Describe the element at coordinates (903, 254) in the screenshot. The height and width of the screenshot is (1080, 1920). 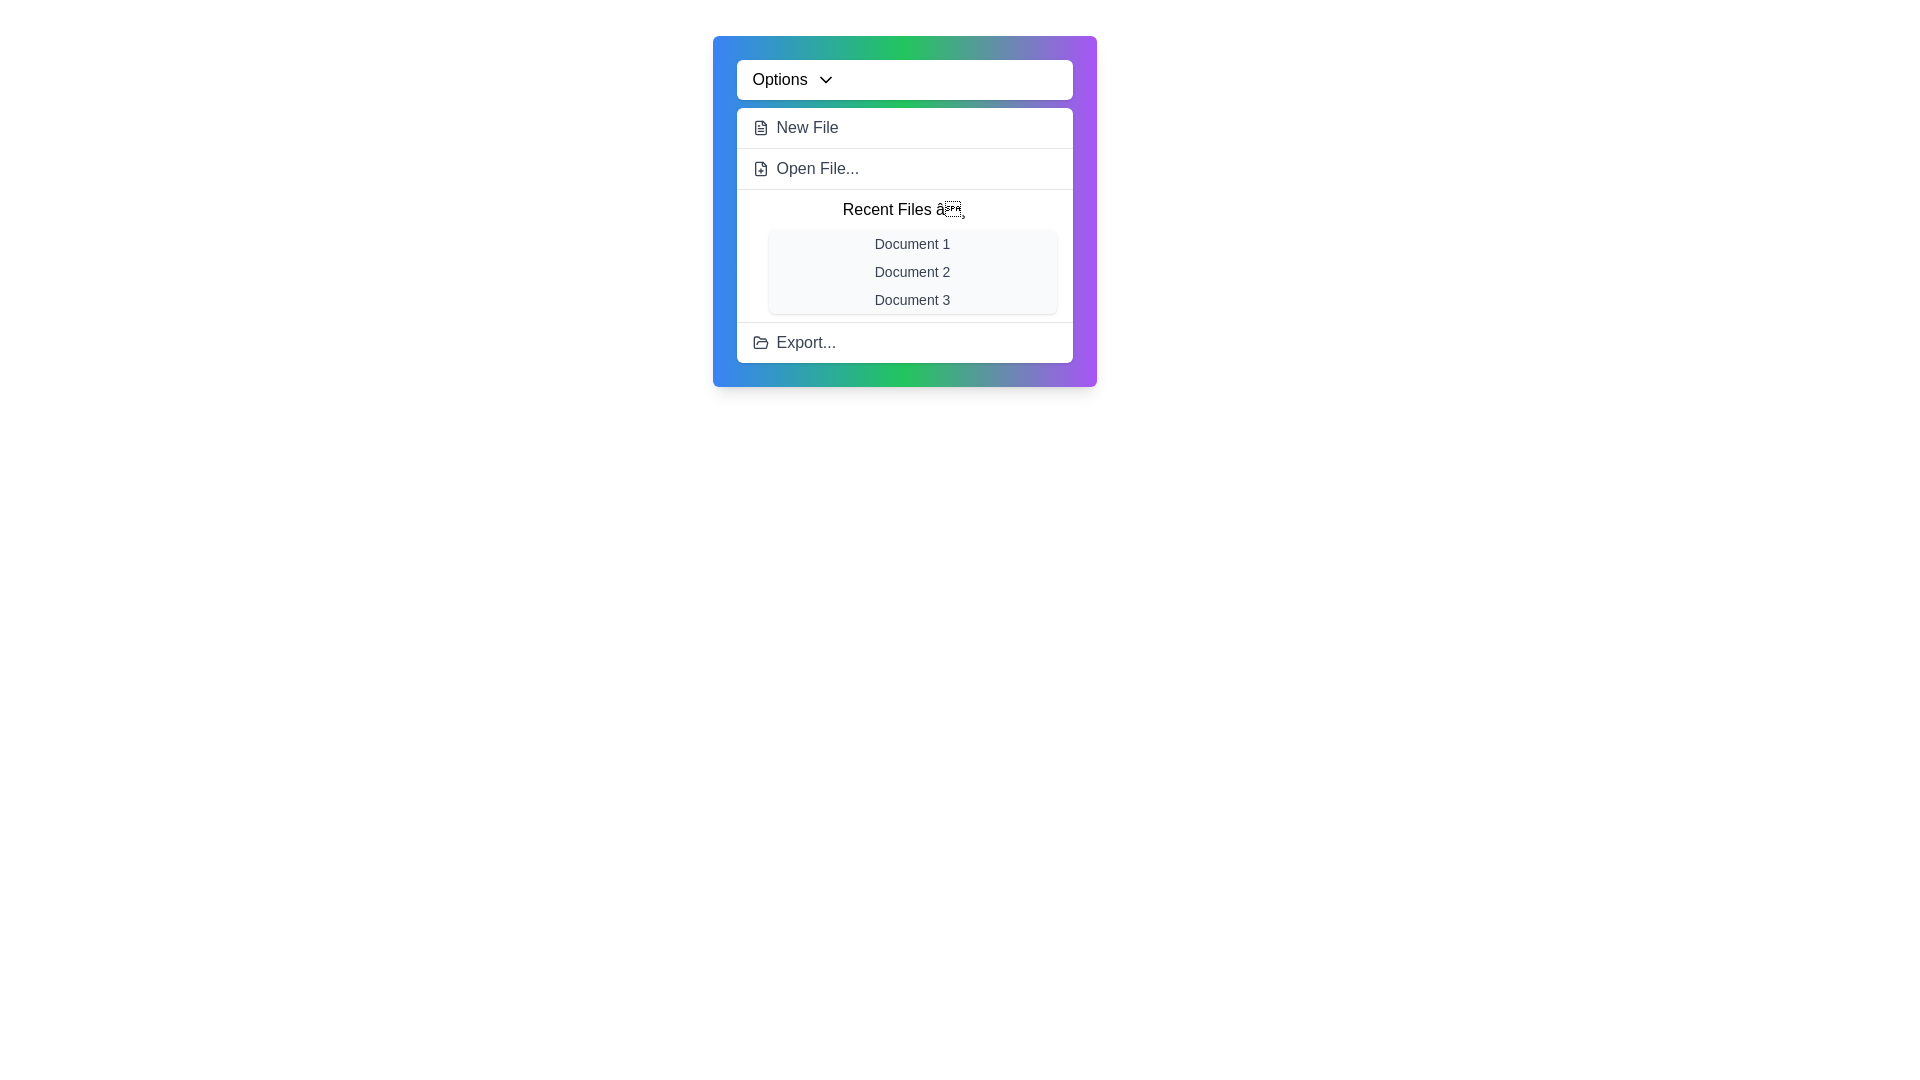
I see `filenames listed under the 'Recent Files ⋗' heading in the List component, which includes 'Document 1', 'Document 2', and 'Document 3'` at that location.